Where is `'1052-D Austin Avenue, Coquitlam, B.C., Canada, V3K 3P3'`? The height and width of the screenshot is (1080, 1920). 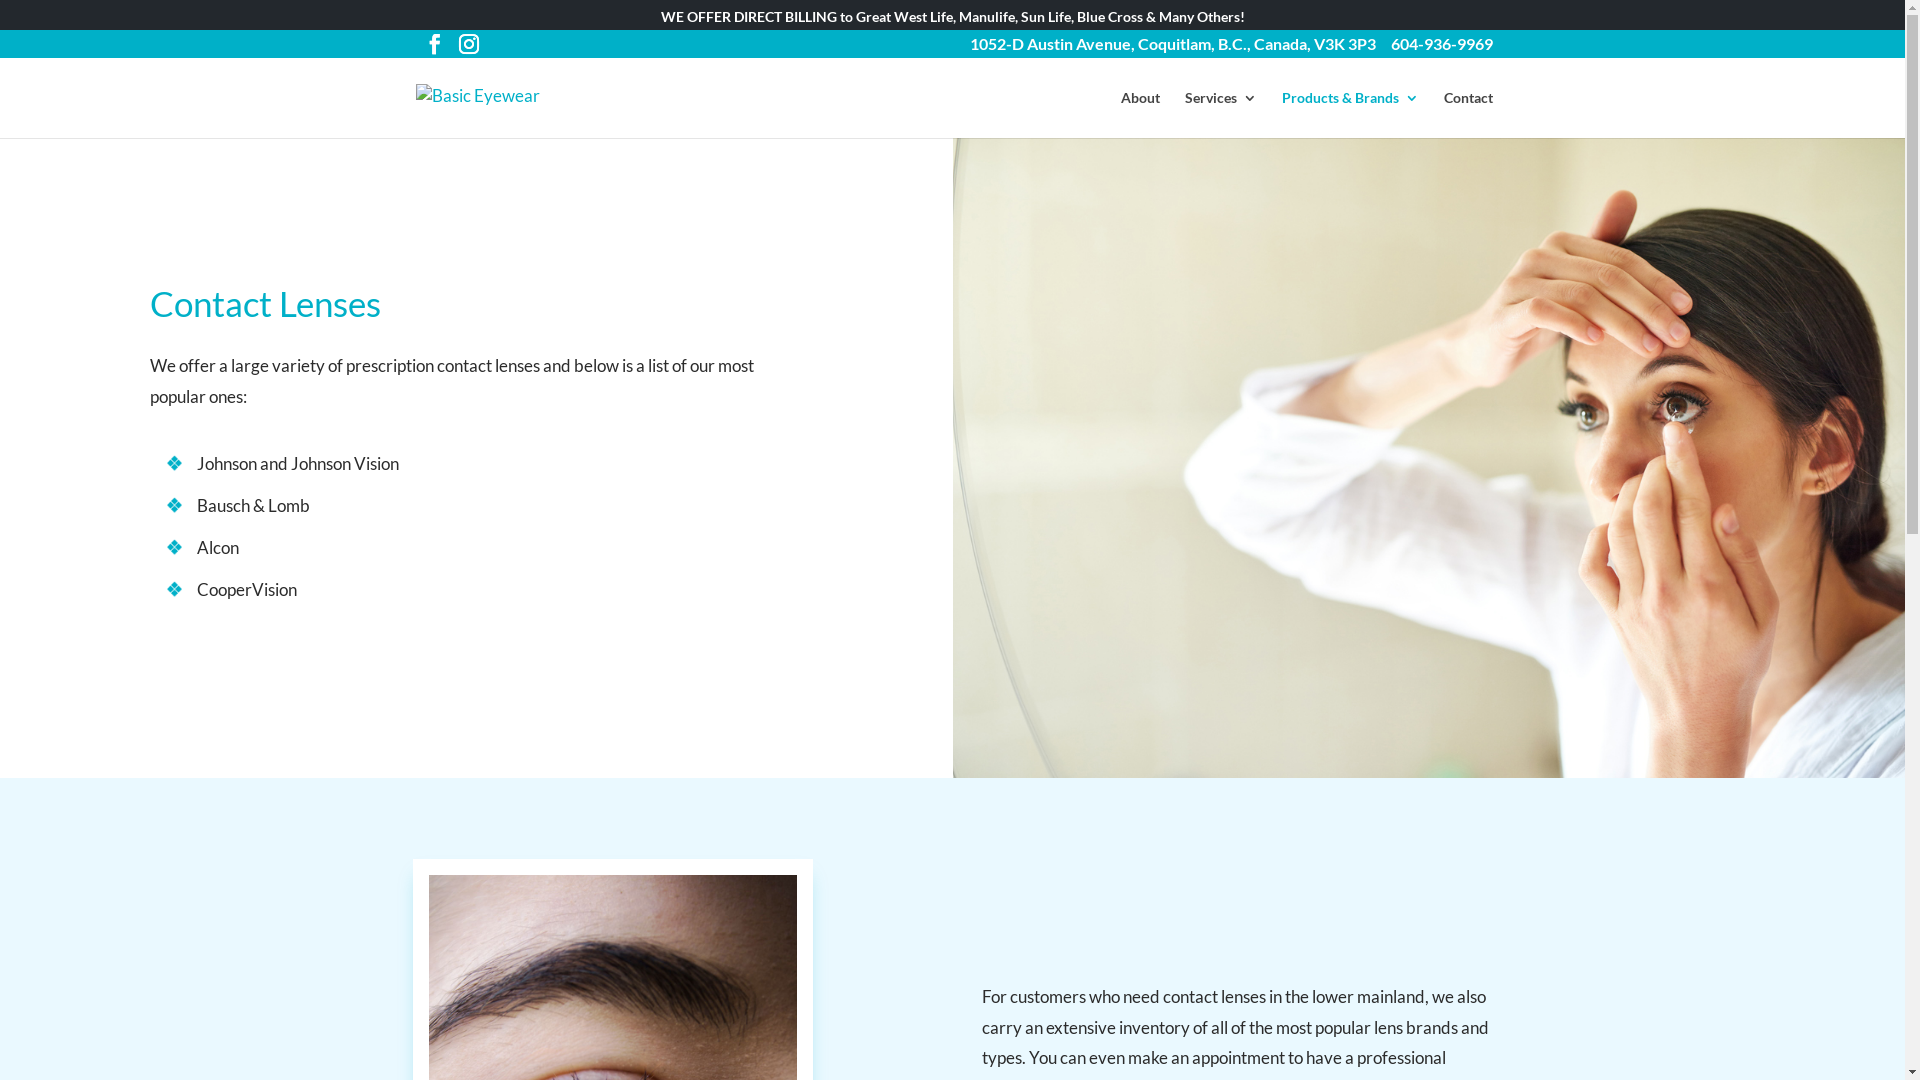
'1052-D Austin Avenue, Coquitlam, B.C., Canada, V3K 3P3' is located at coordinates (1172, 46).